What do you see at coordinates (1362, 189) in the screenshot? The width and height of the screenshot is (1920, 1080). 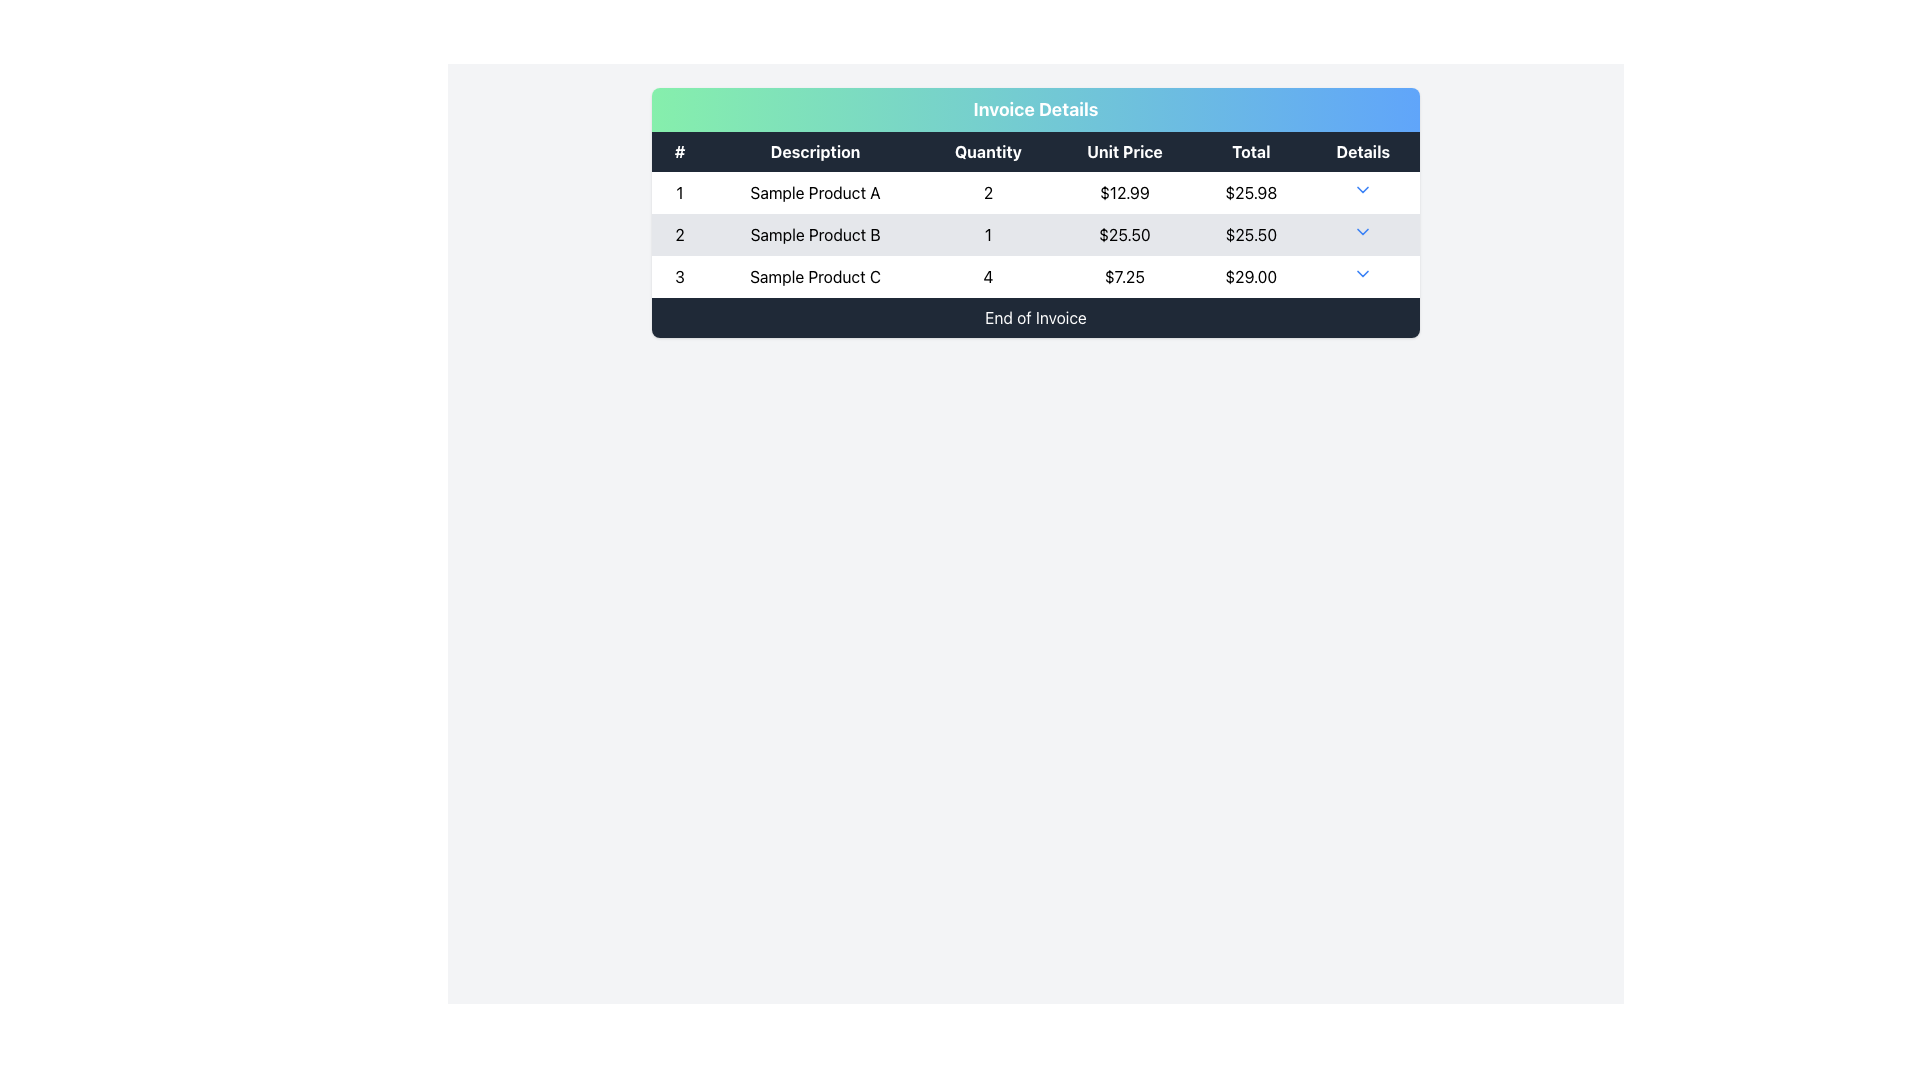 I see `the interactive icon located in the 'Details' column of the first row for 'Sample Product A'` at bounding box center [1362, 189].